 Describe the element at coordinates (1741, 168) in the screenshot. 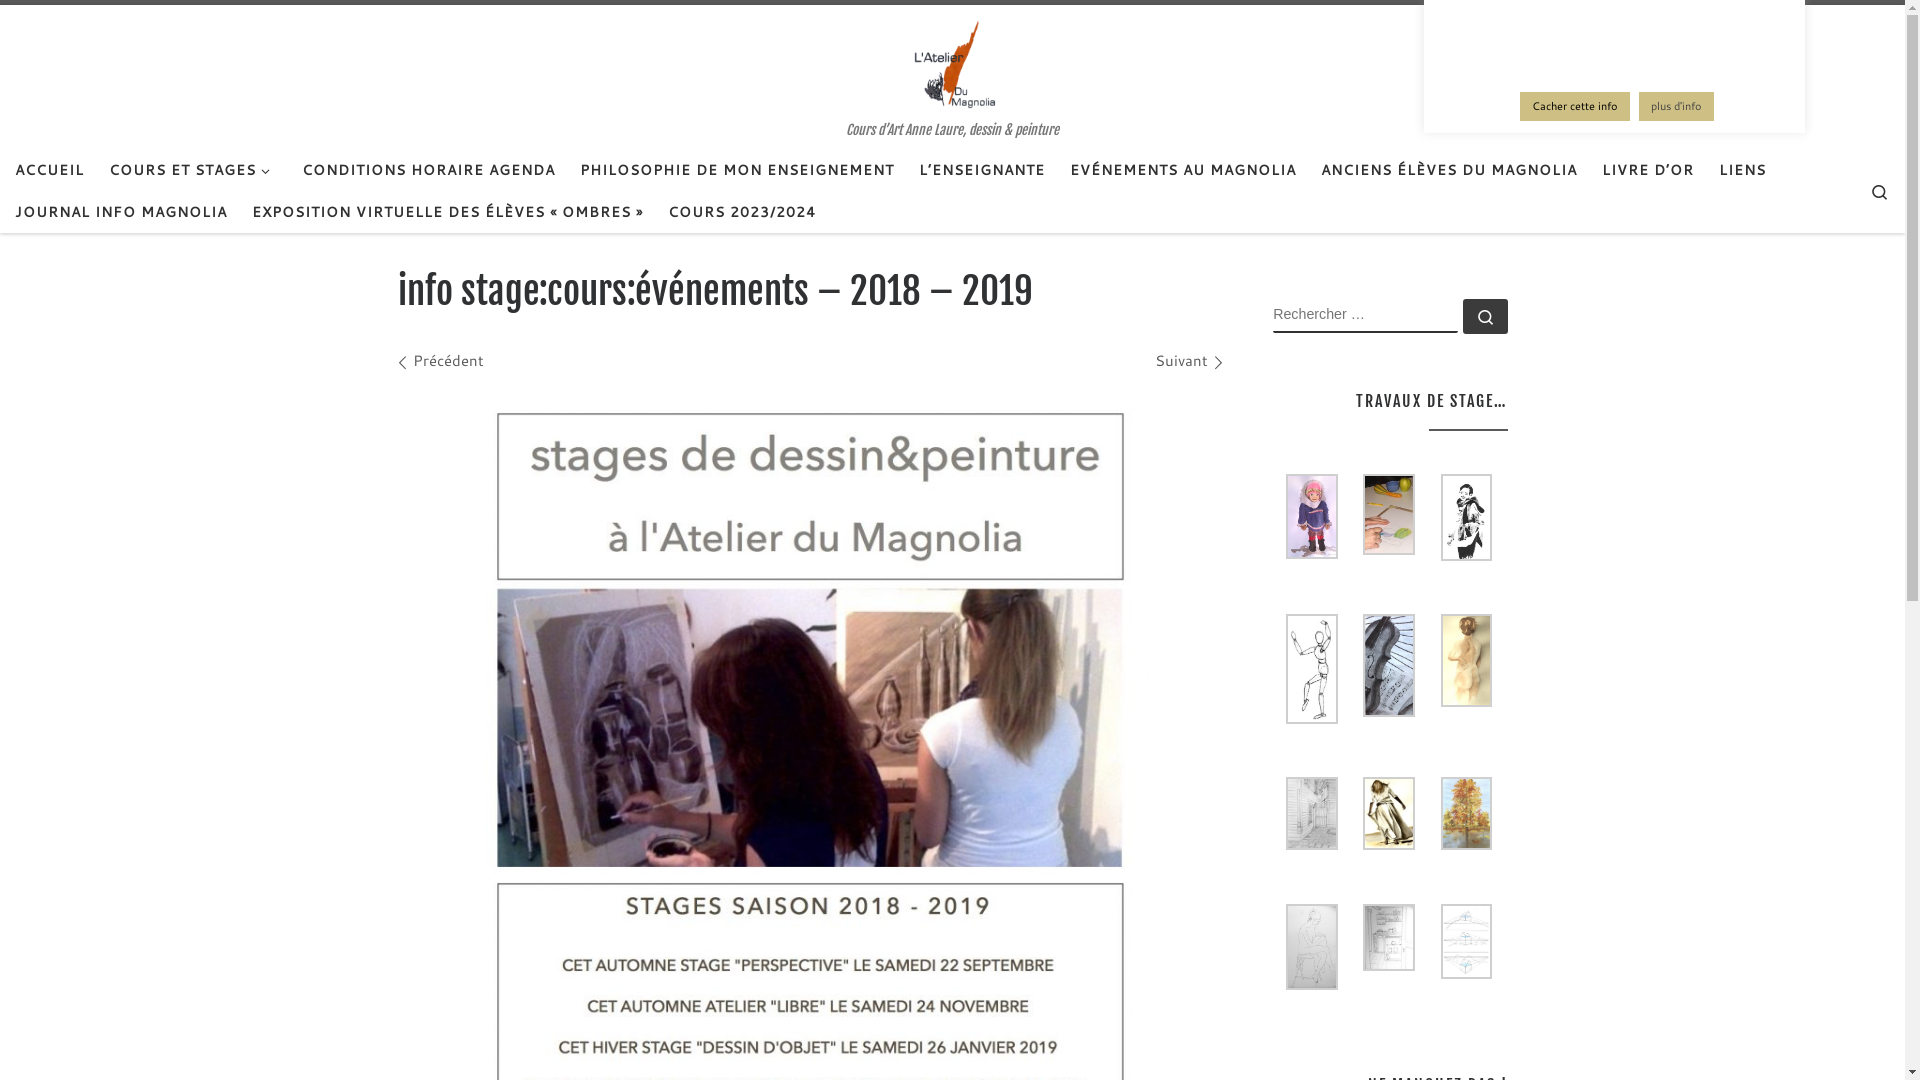

I see `'LIENS'` at that location.